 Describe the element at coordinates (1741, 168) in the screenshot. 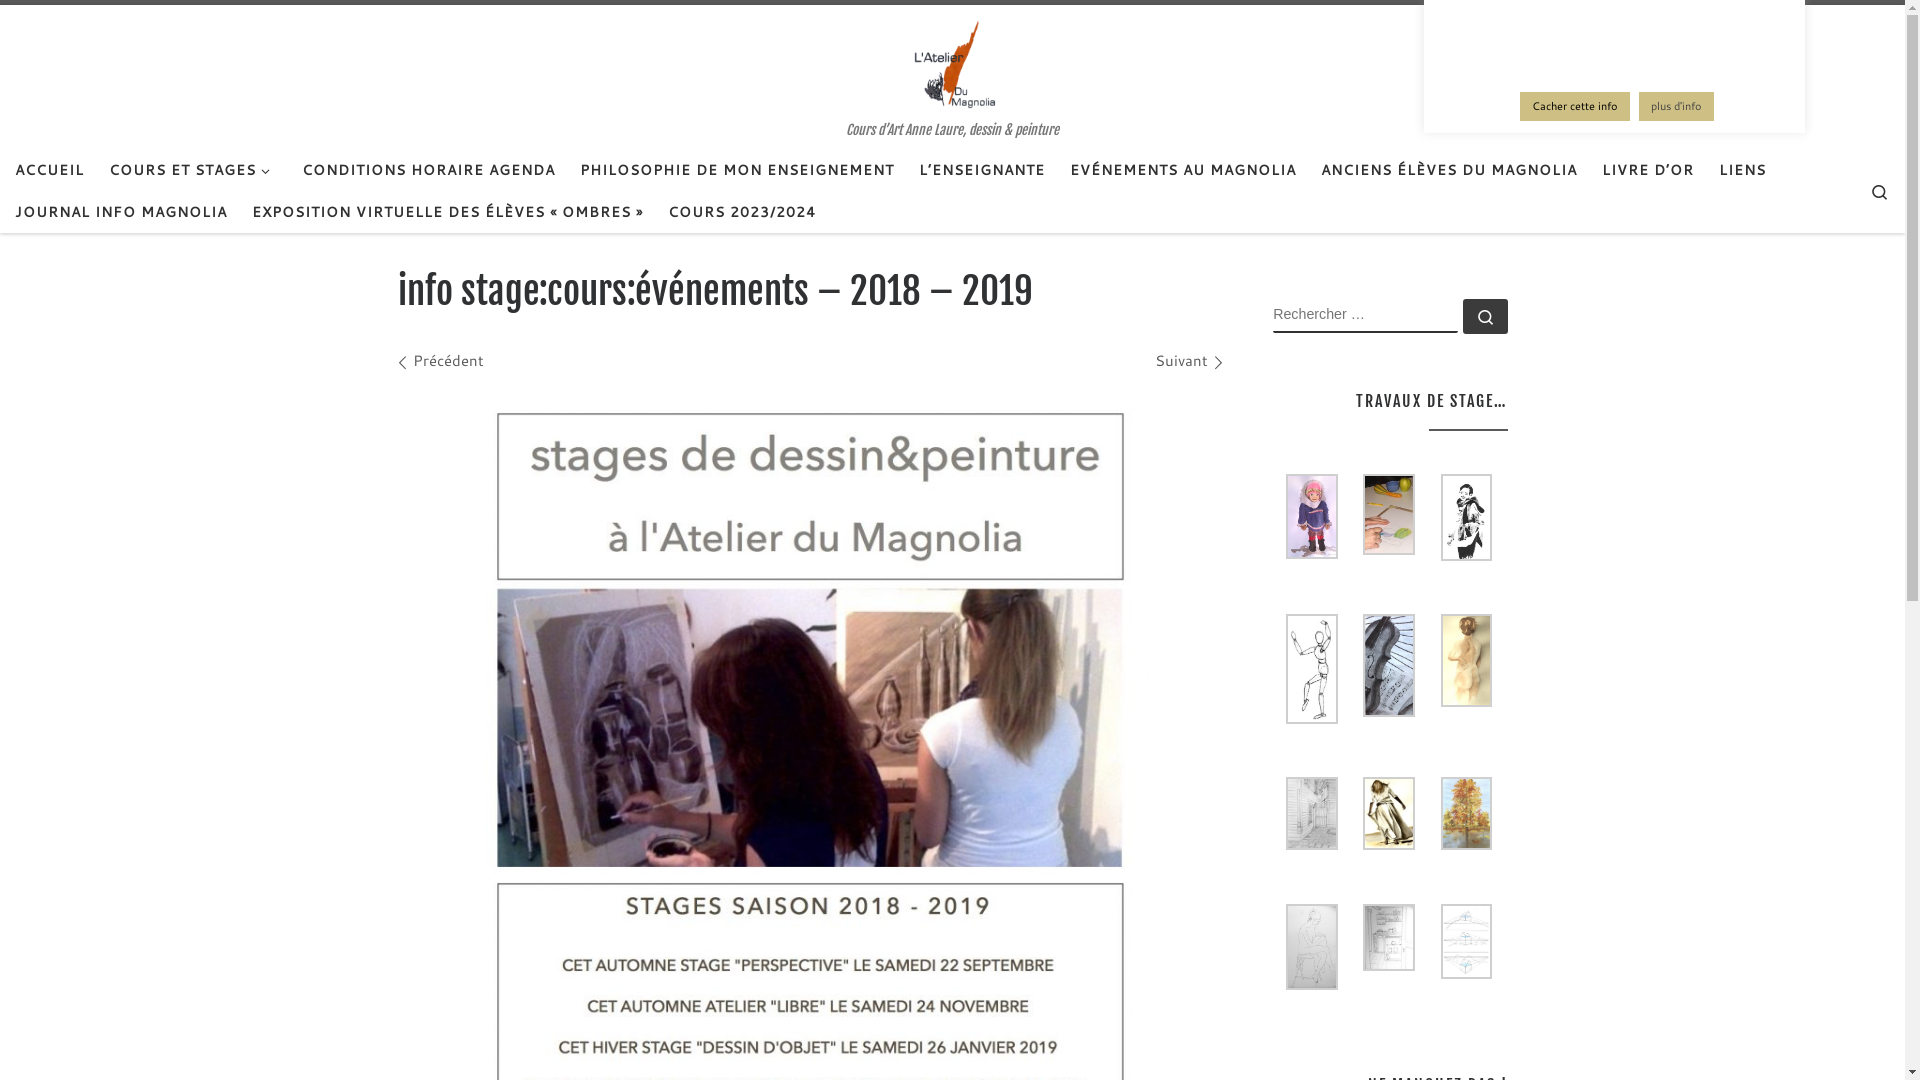

I see `'LIENS'` at that location.